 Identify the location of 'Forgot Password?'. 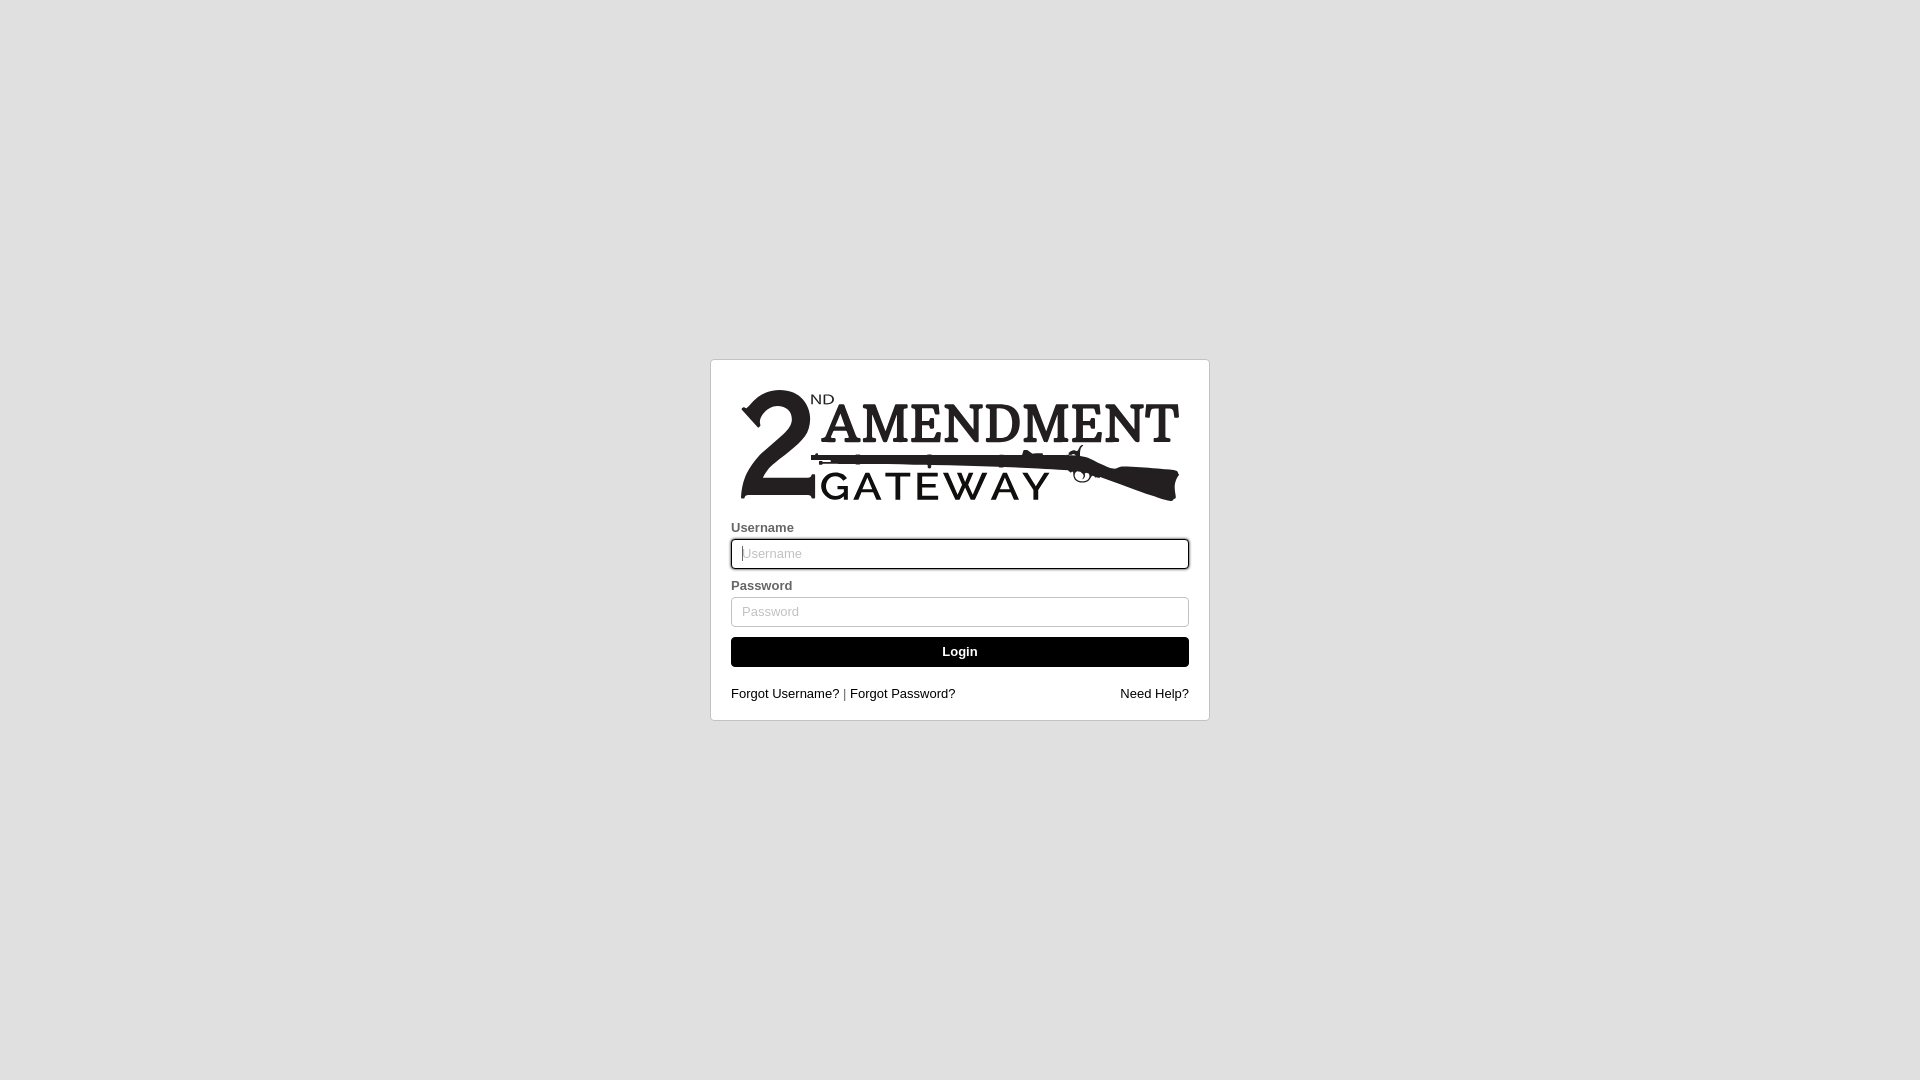
(849, 692).